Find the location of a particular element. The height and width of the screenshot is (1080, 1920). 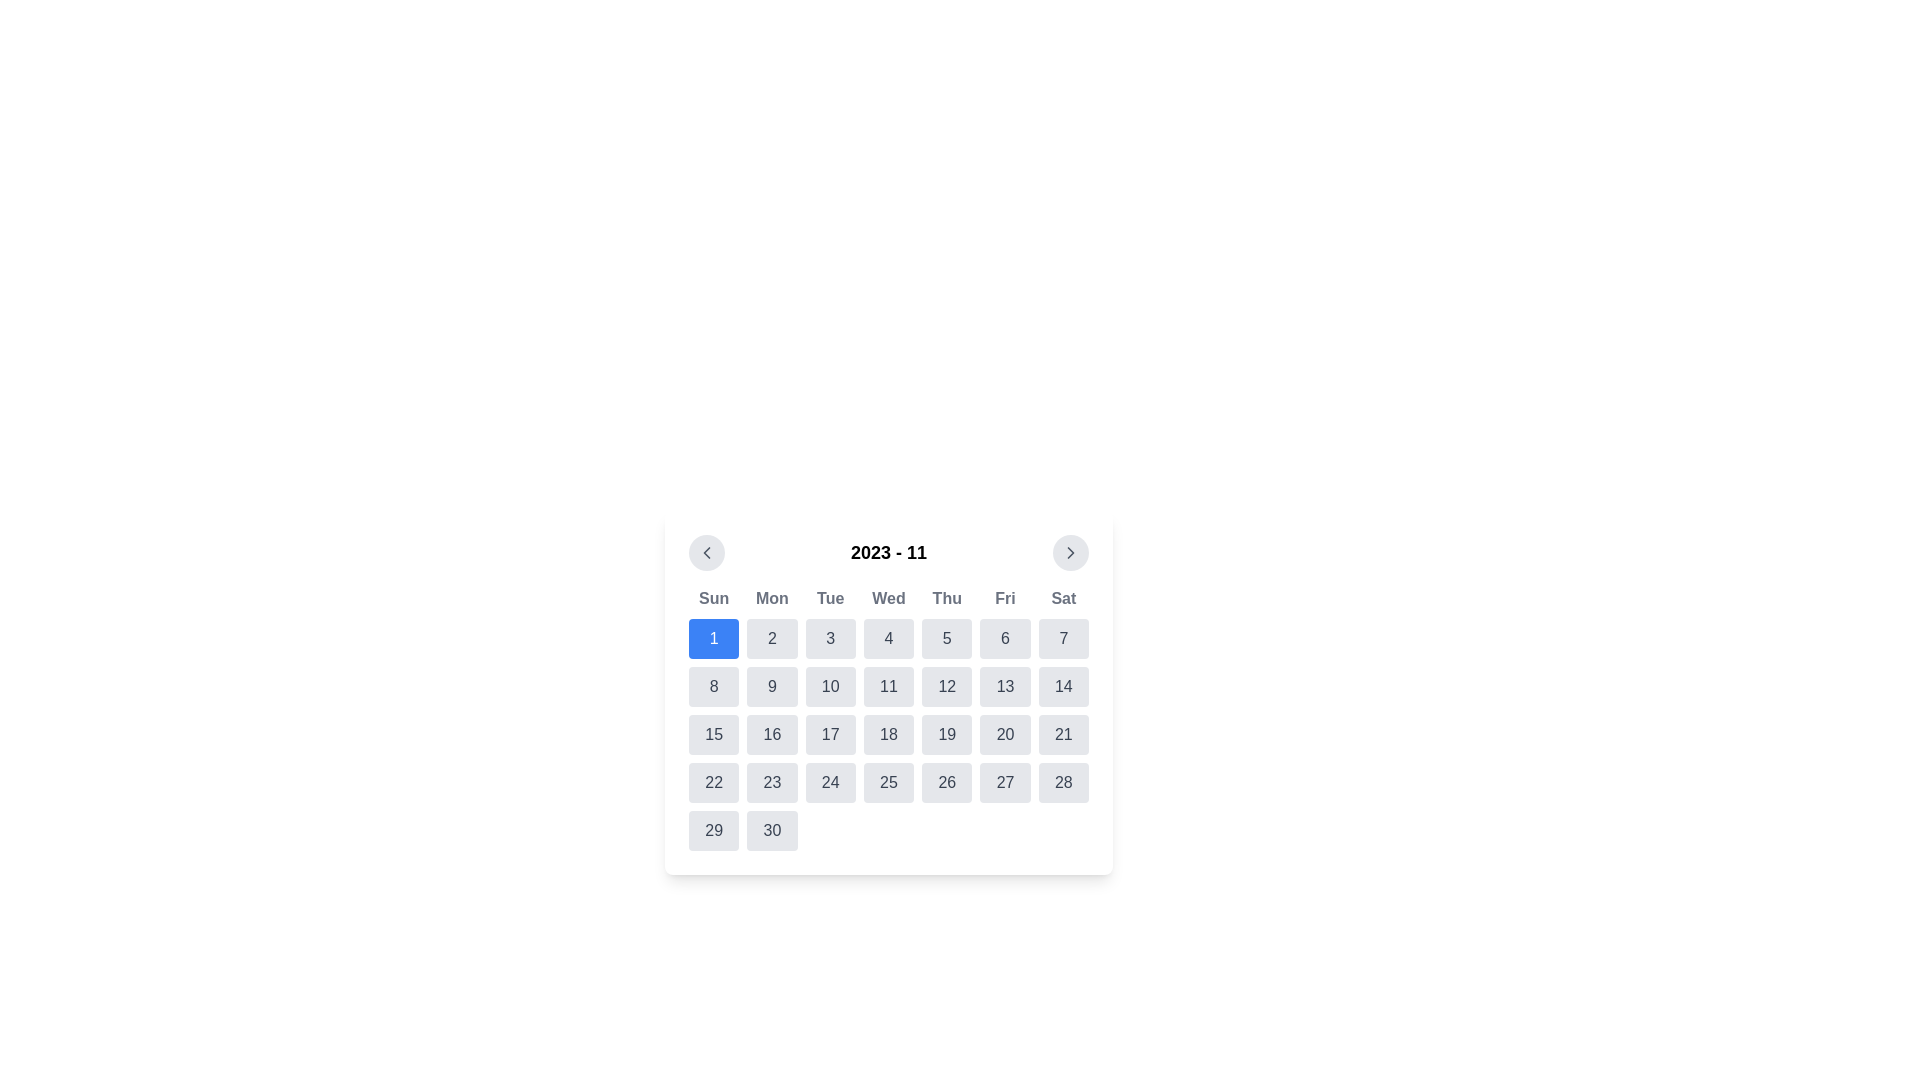

the button labeled '8' with a light gray background in the calendar grid is located at coordinates (714, 685).